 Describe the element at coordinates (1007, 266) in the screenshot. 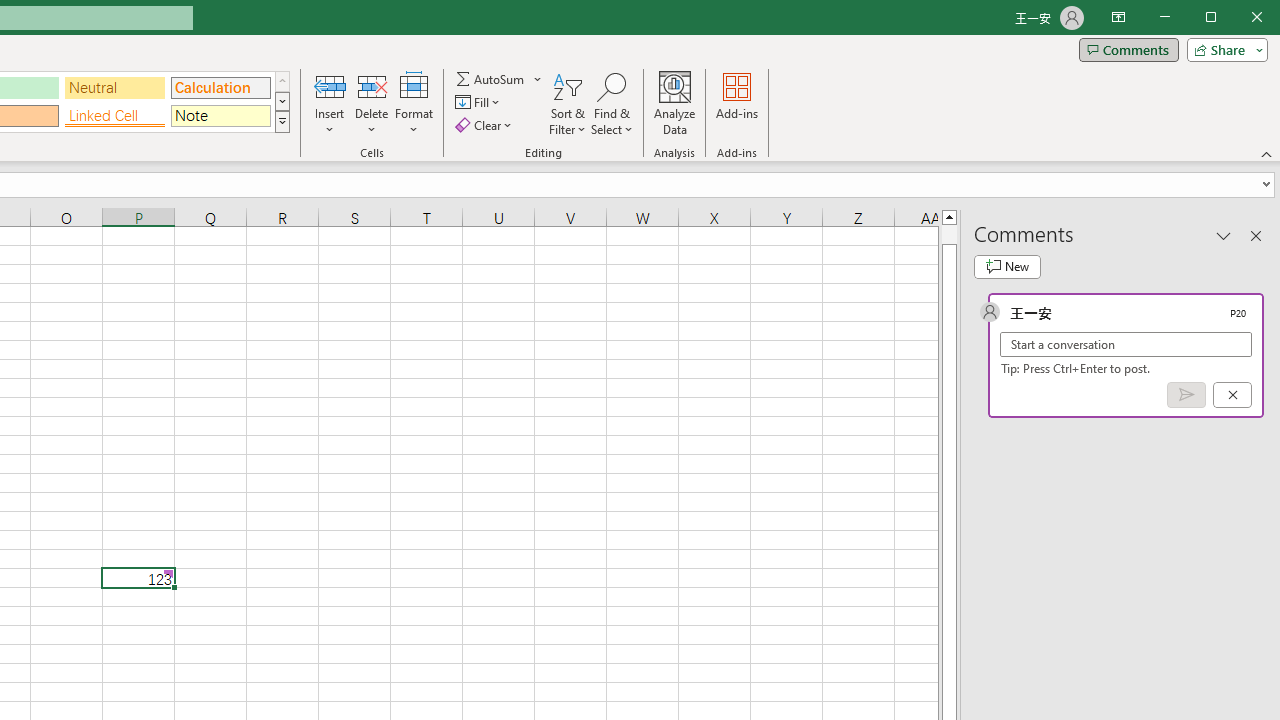

I see `'New comment'` at that location.